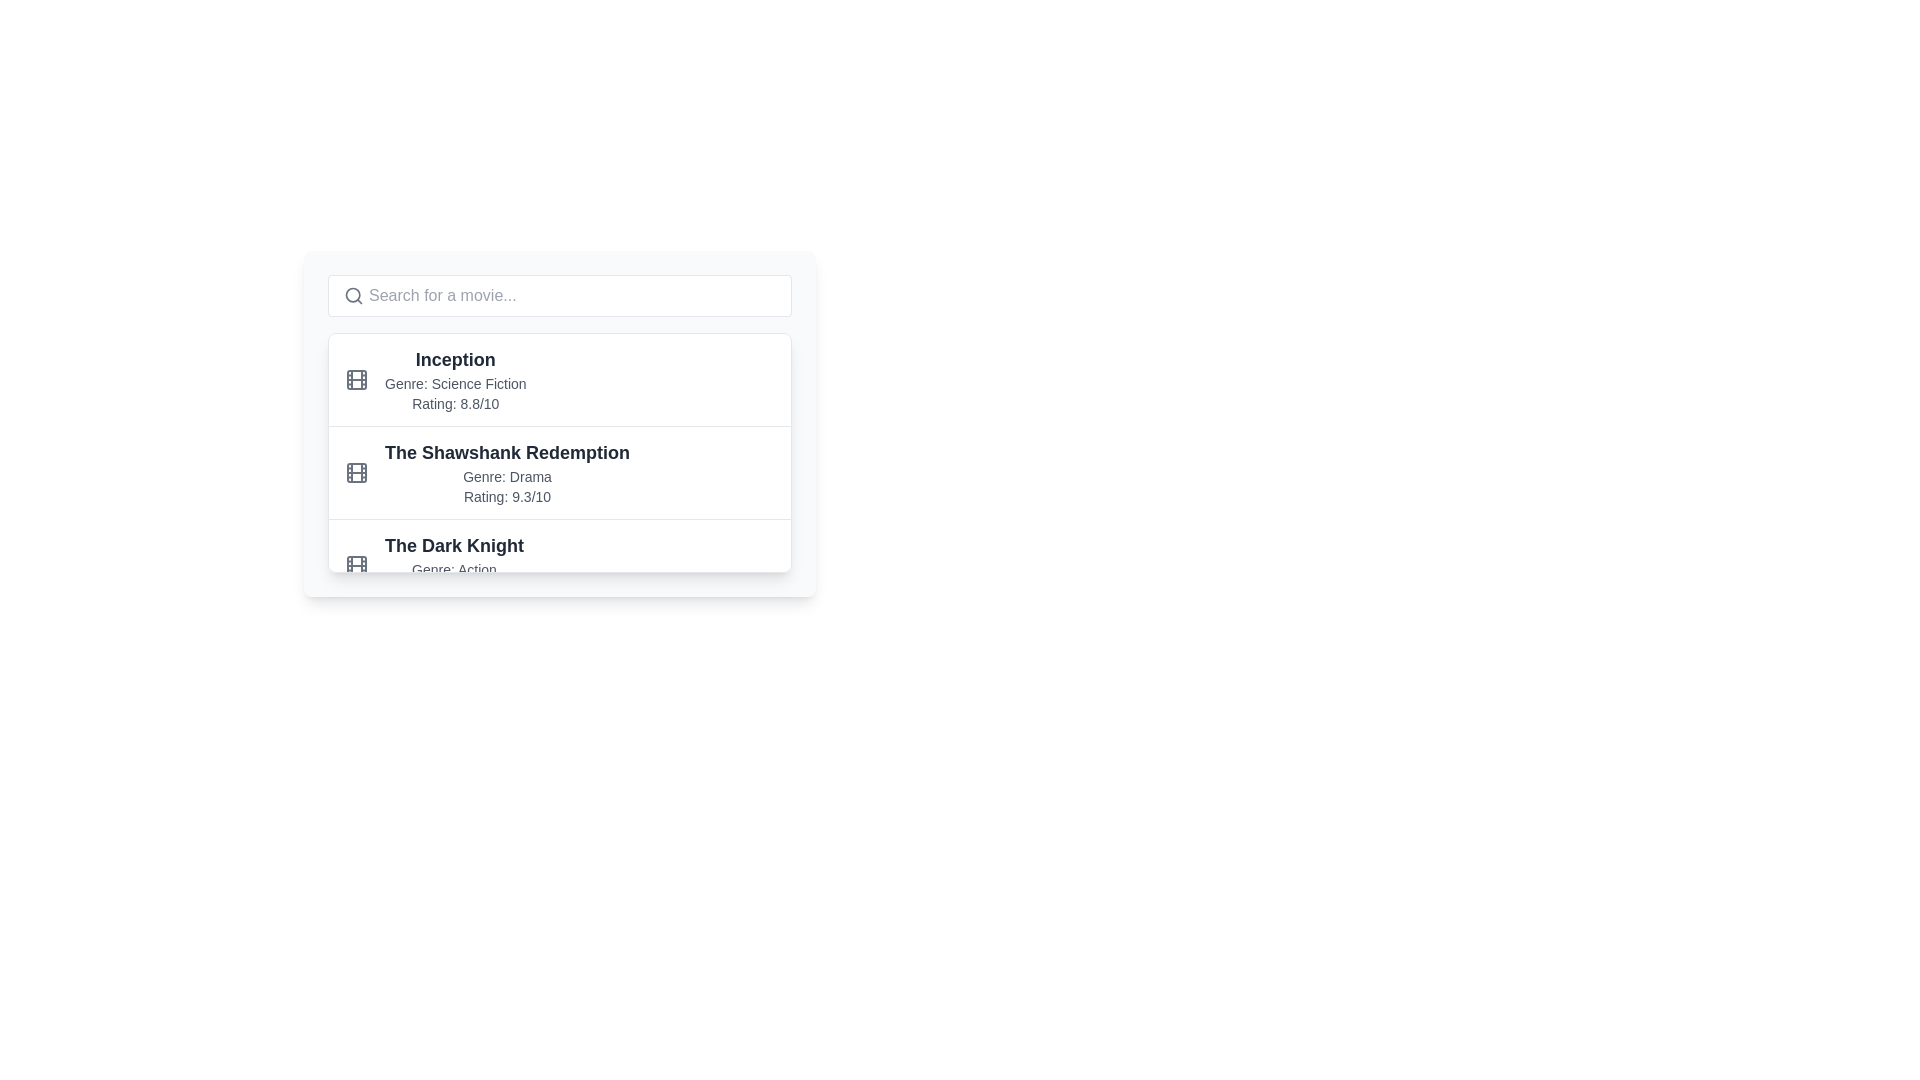  Describe the element at coordinates (560, 452) in the screenshot. I see `an individual movie title in the dropdown list` at that location.